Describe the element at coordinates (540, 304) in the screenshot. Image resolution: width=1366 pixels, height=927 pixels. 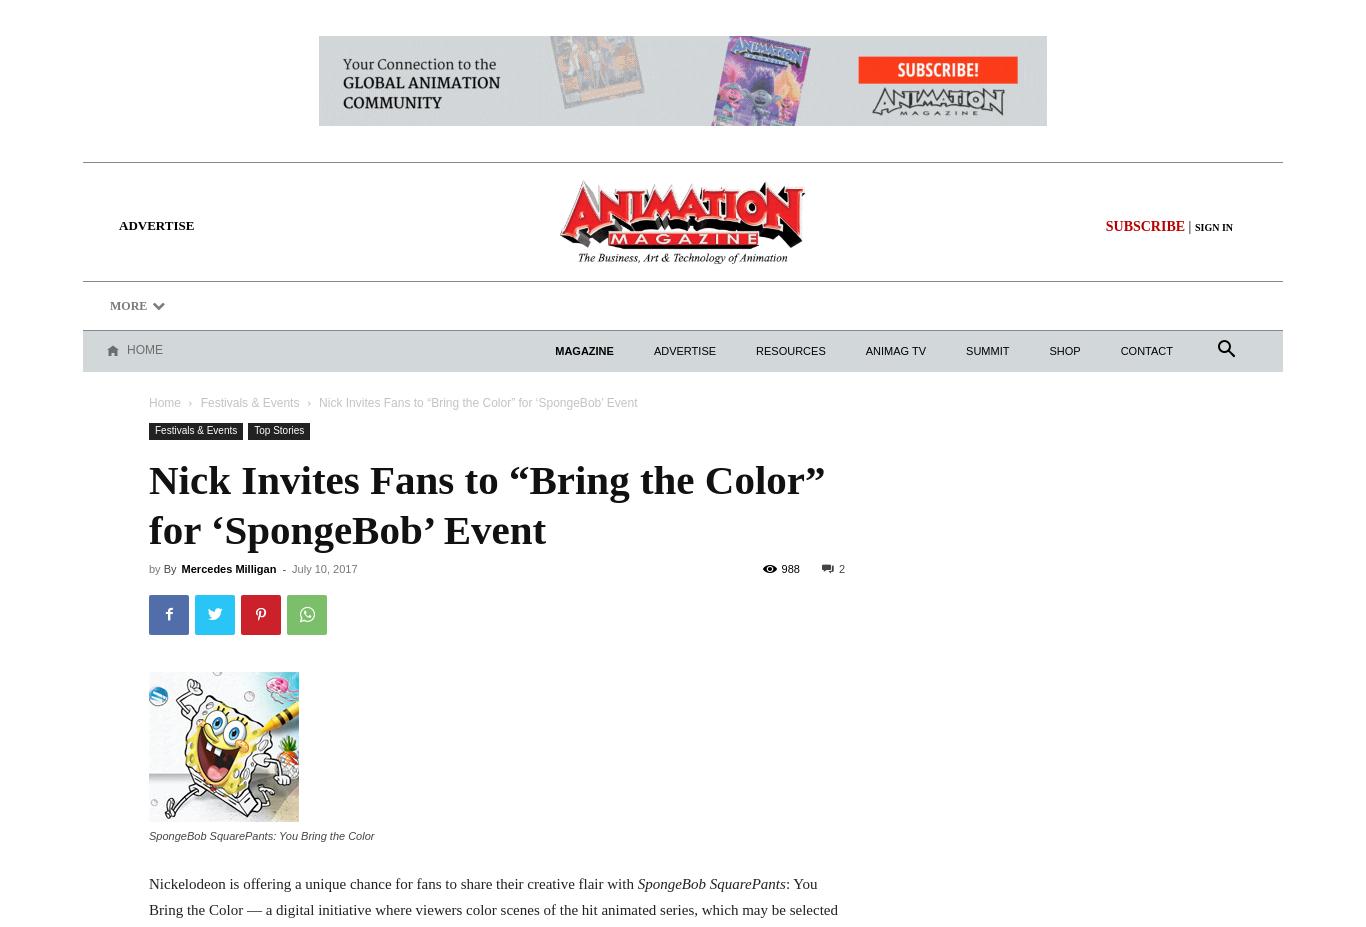
I see `'Shorts'` at that location.